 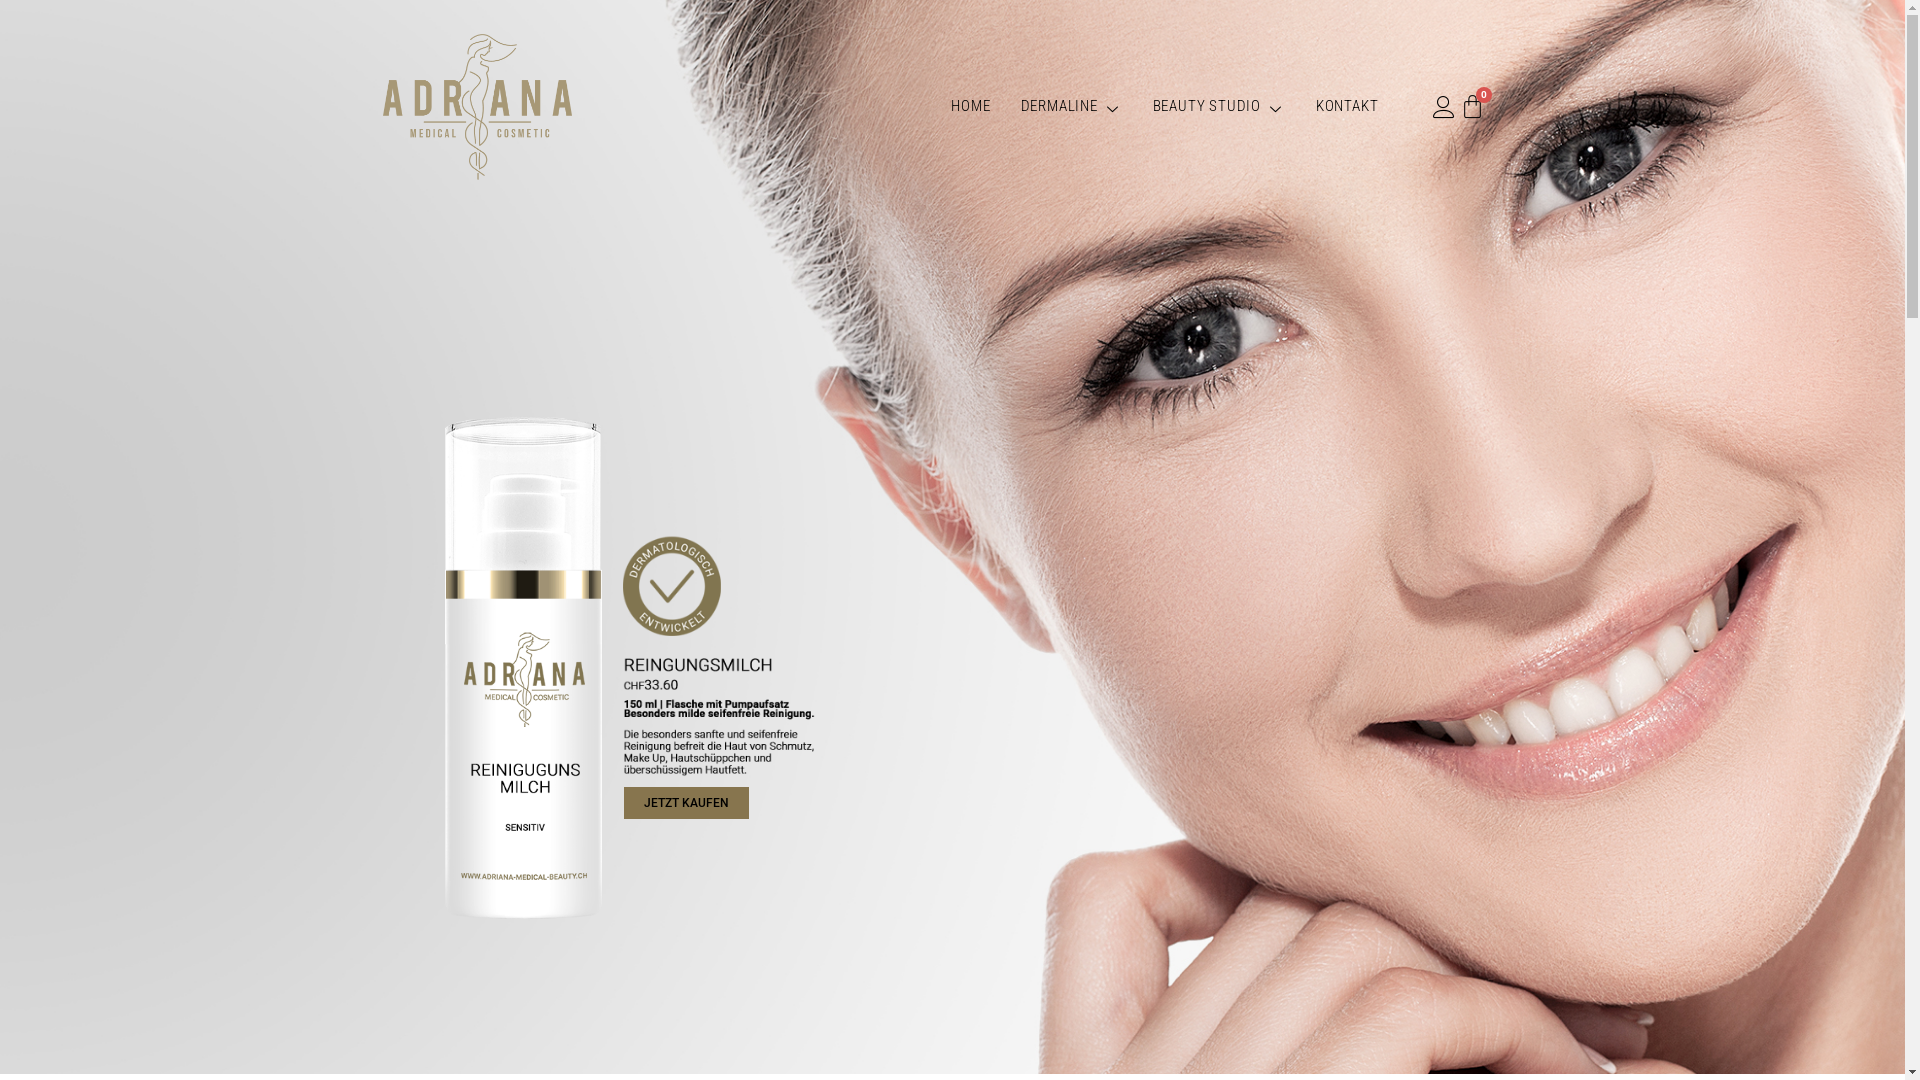 What do you see at coordinates (1472, 106) in the screenshot?
I see `'0` at bounding box center [1472, 106].